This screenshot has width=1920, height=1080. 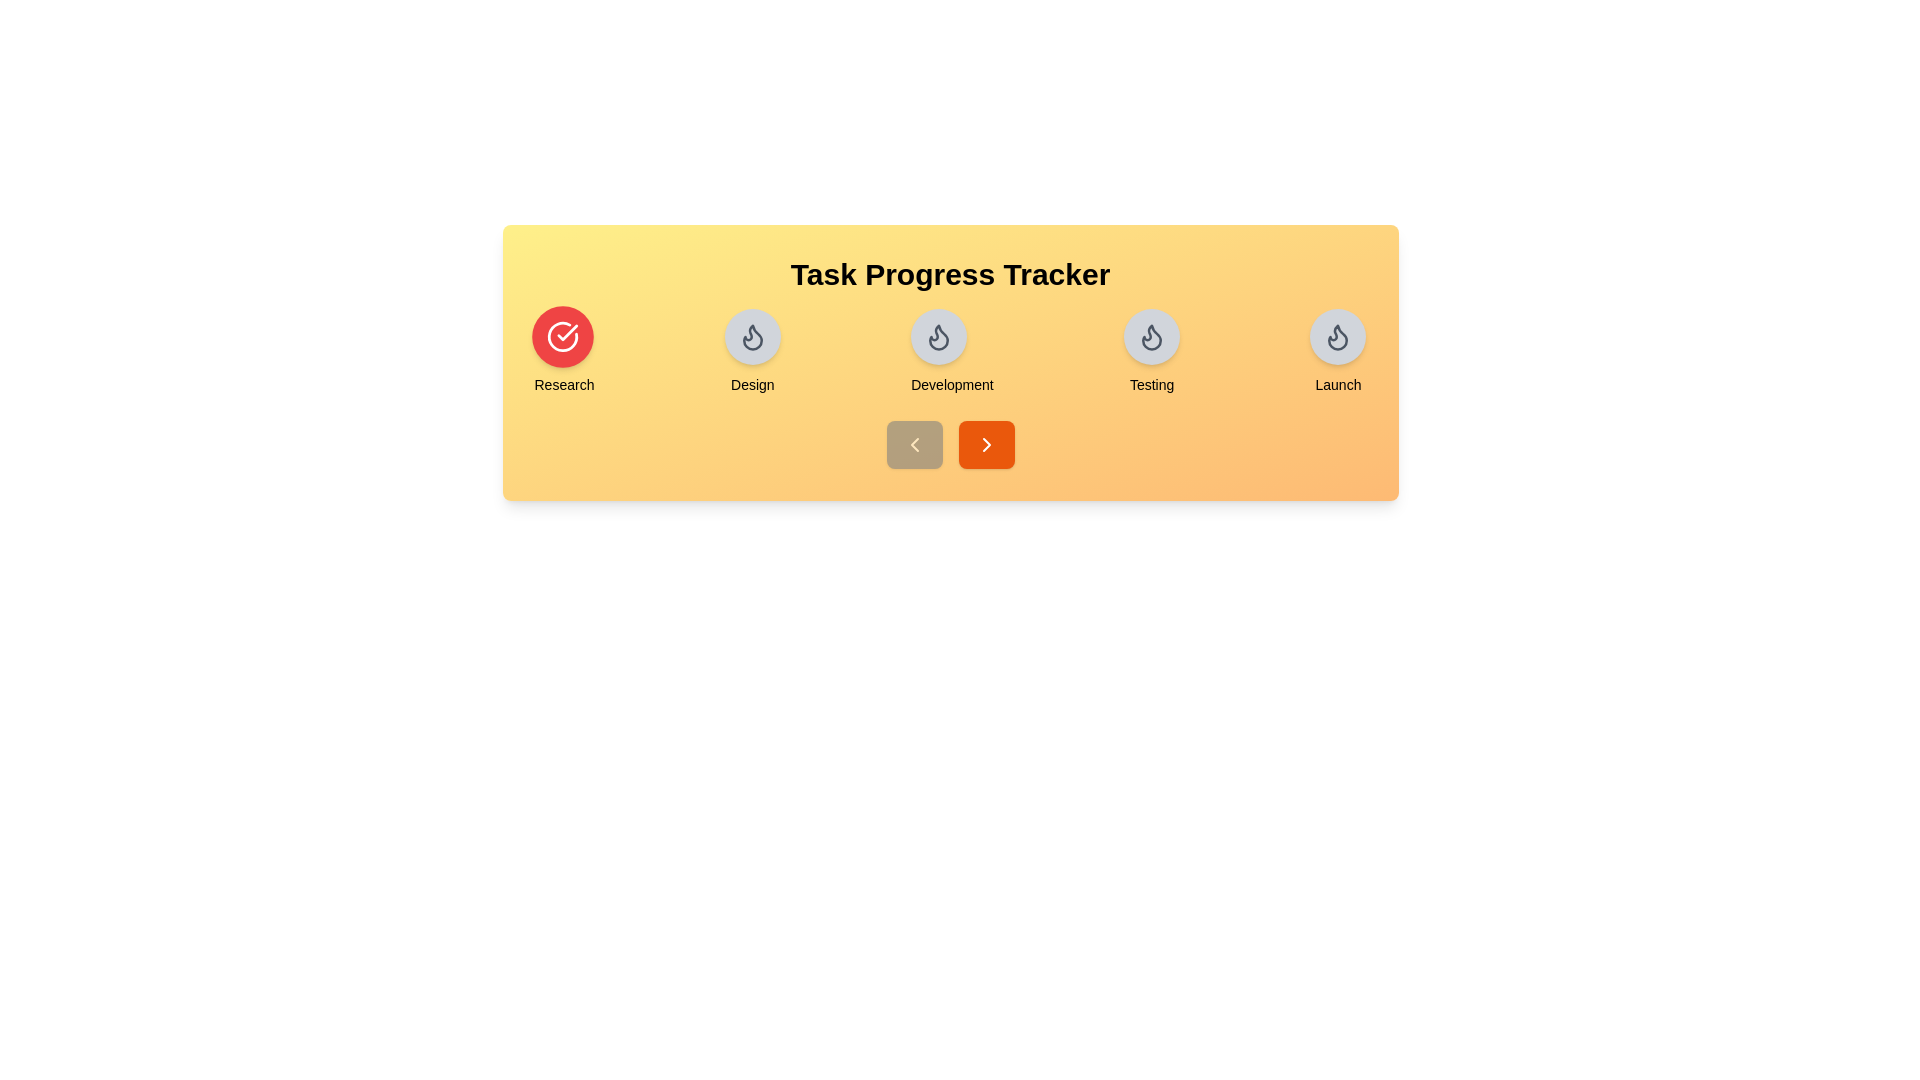 What do you see at coordinates (561, 335) in the screenshot?
I see `the 'Research' stage icon in the task progress tracker, which is visually indicating the current or completed stage` at bounding box center [561, 335].